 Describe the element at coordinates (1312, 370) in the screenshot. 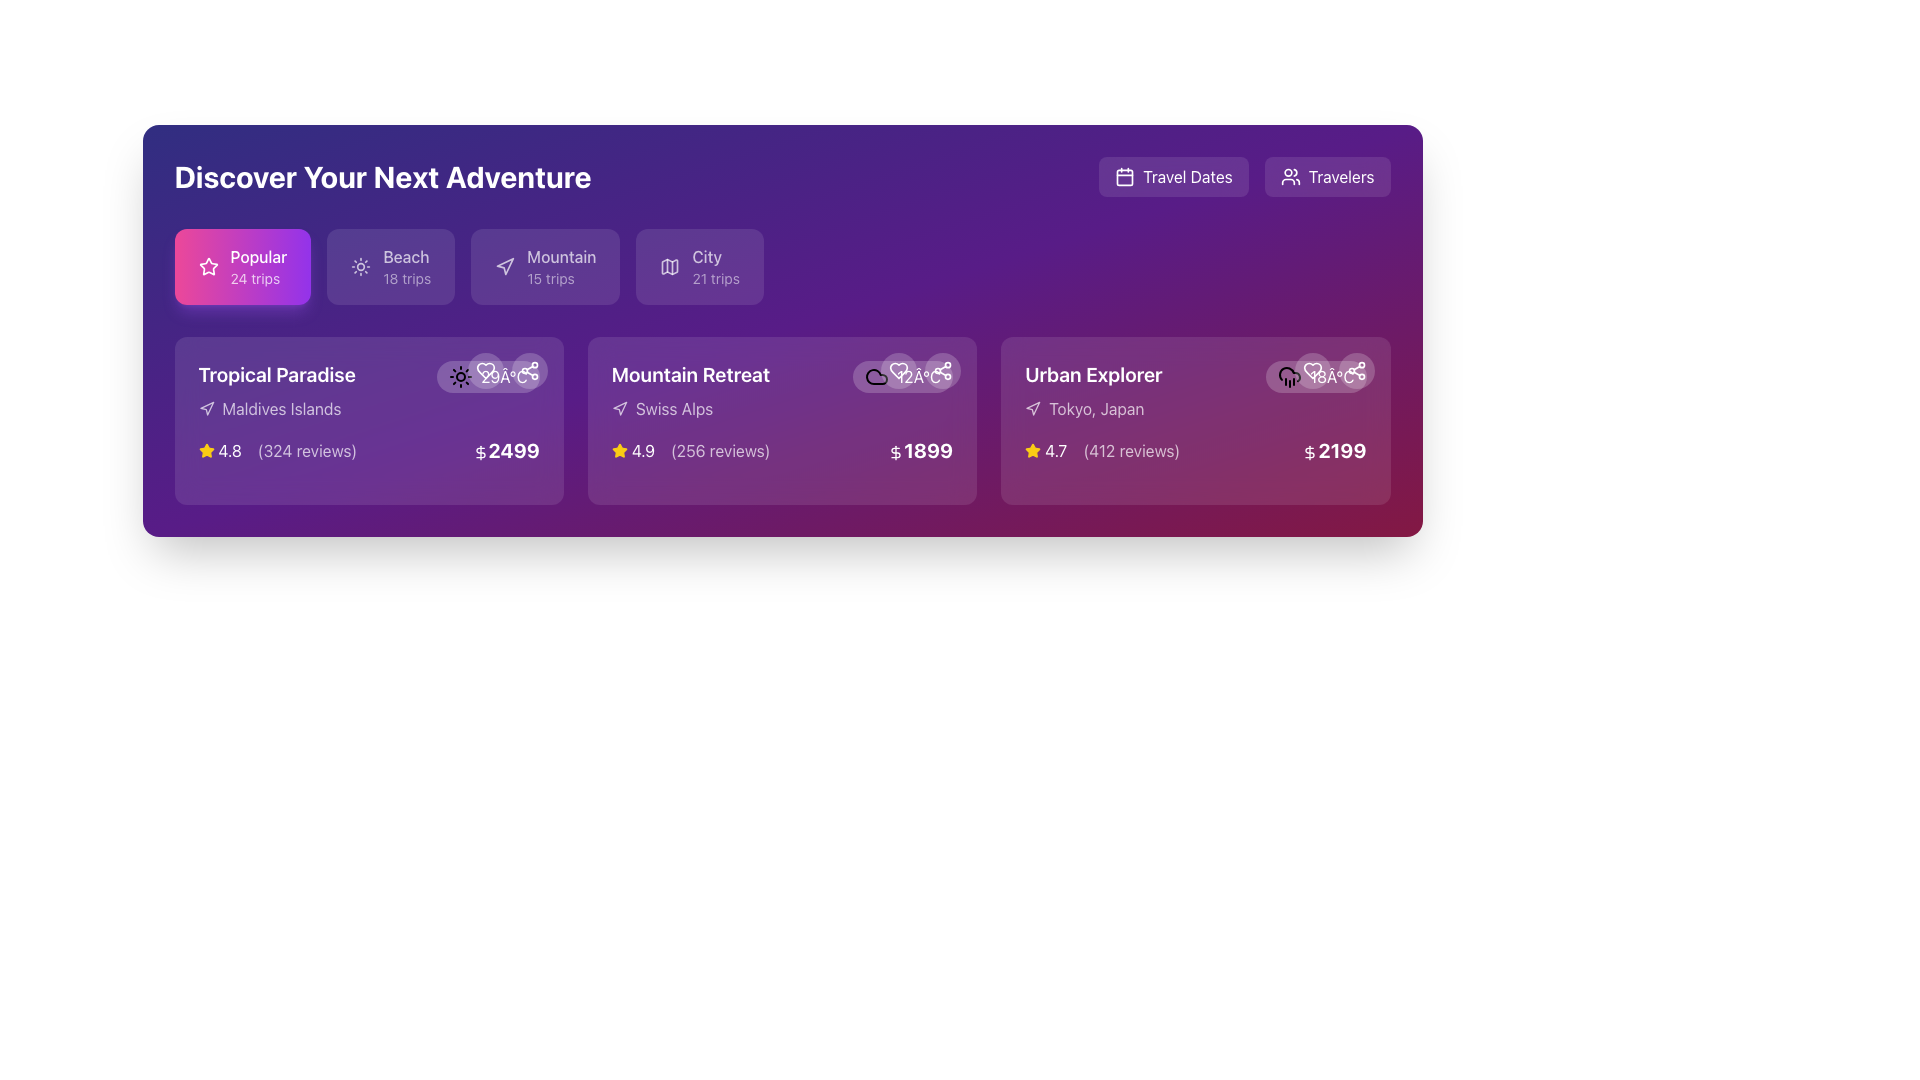

I see `the heart-shaped outline icon button with a white stroke, located in the upper right of the 'Urban Explorer' card` at that location.